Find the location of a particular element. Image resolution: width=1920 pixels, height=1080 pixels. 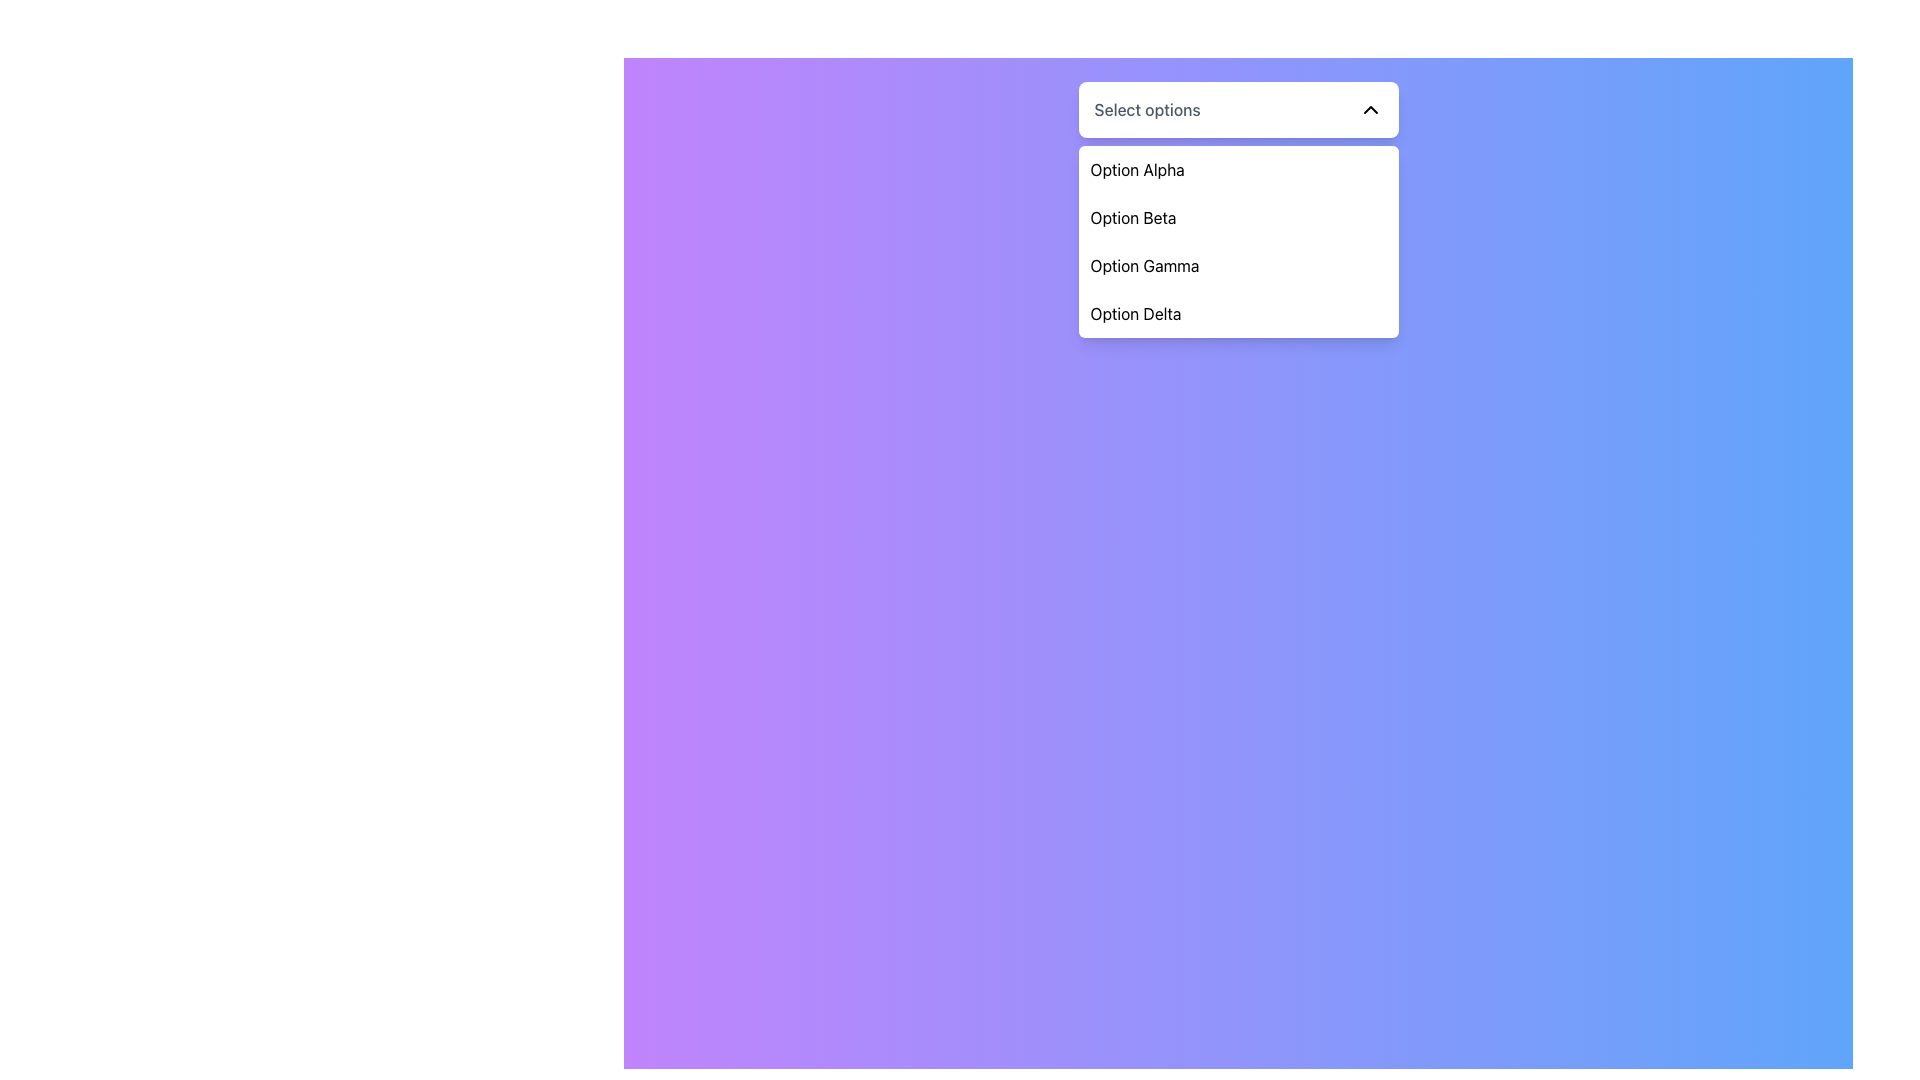

the 'Option Gamma' dropdown menu item to observe the hover effect, which changes its background color to gray is located at coordinates (1237, 265).